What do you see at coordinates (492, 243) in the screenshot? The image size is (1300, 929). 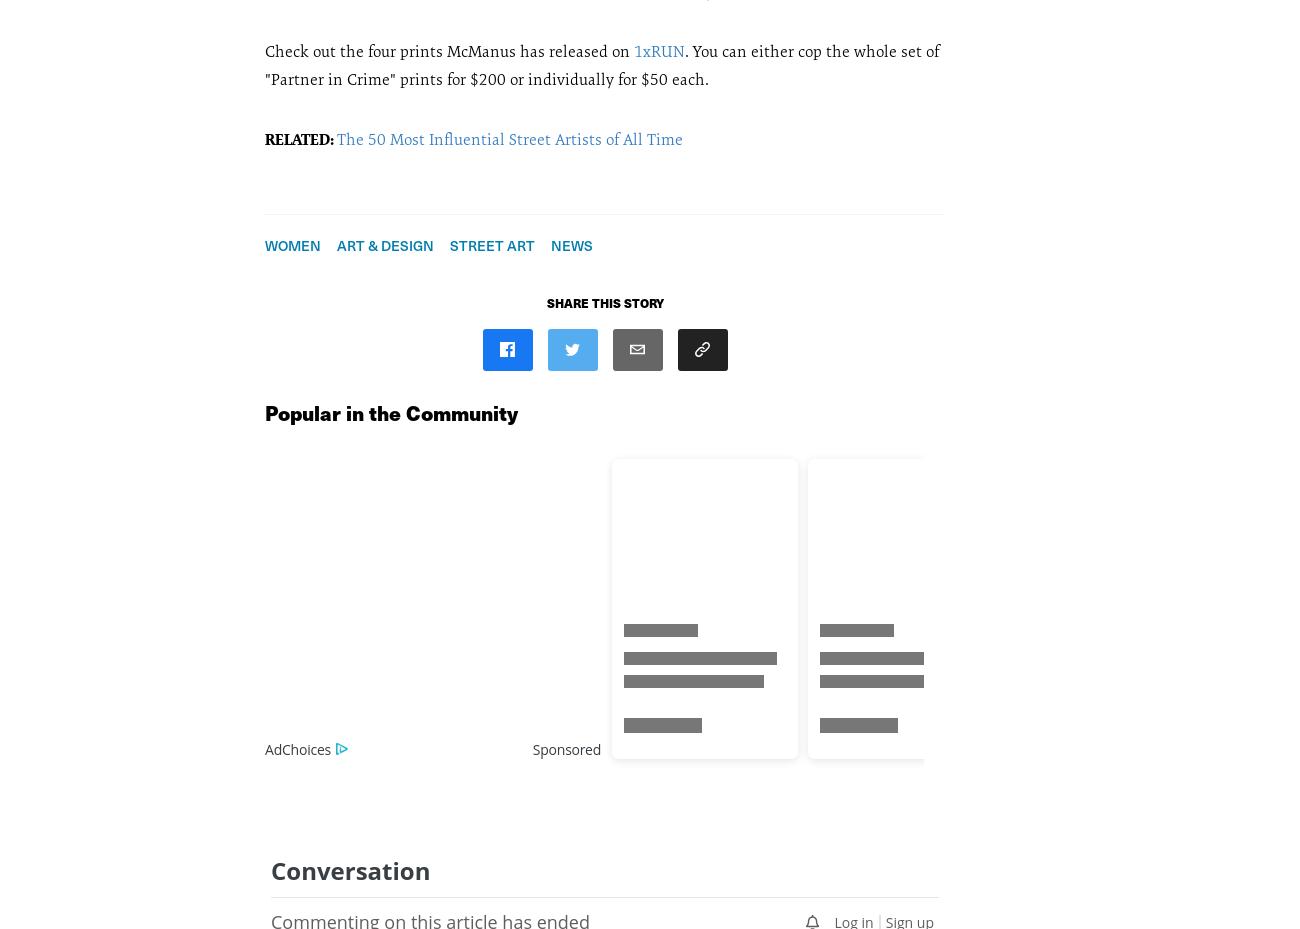 I see `'Street Art'` at bounding box center [492, 243].